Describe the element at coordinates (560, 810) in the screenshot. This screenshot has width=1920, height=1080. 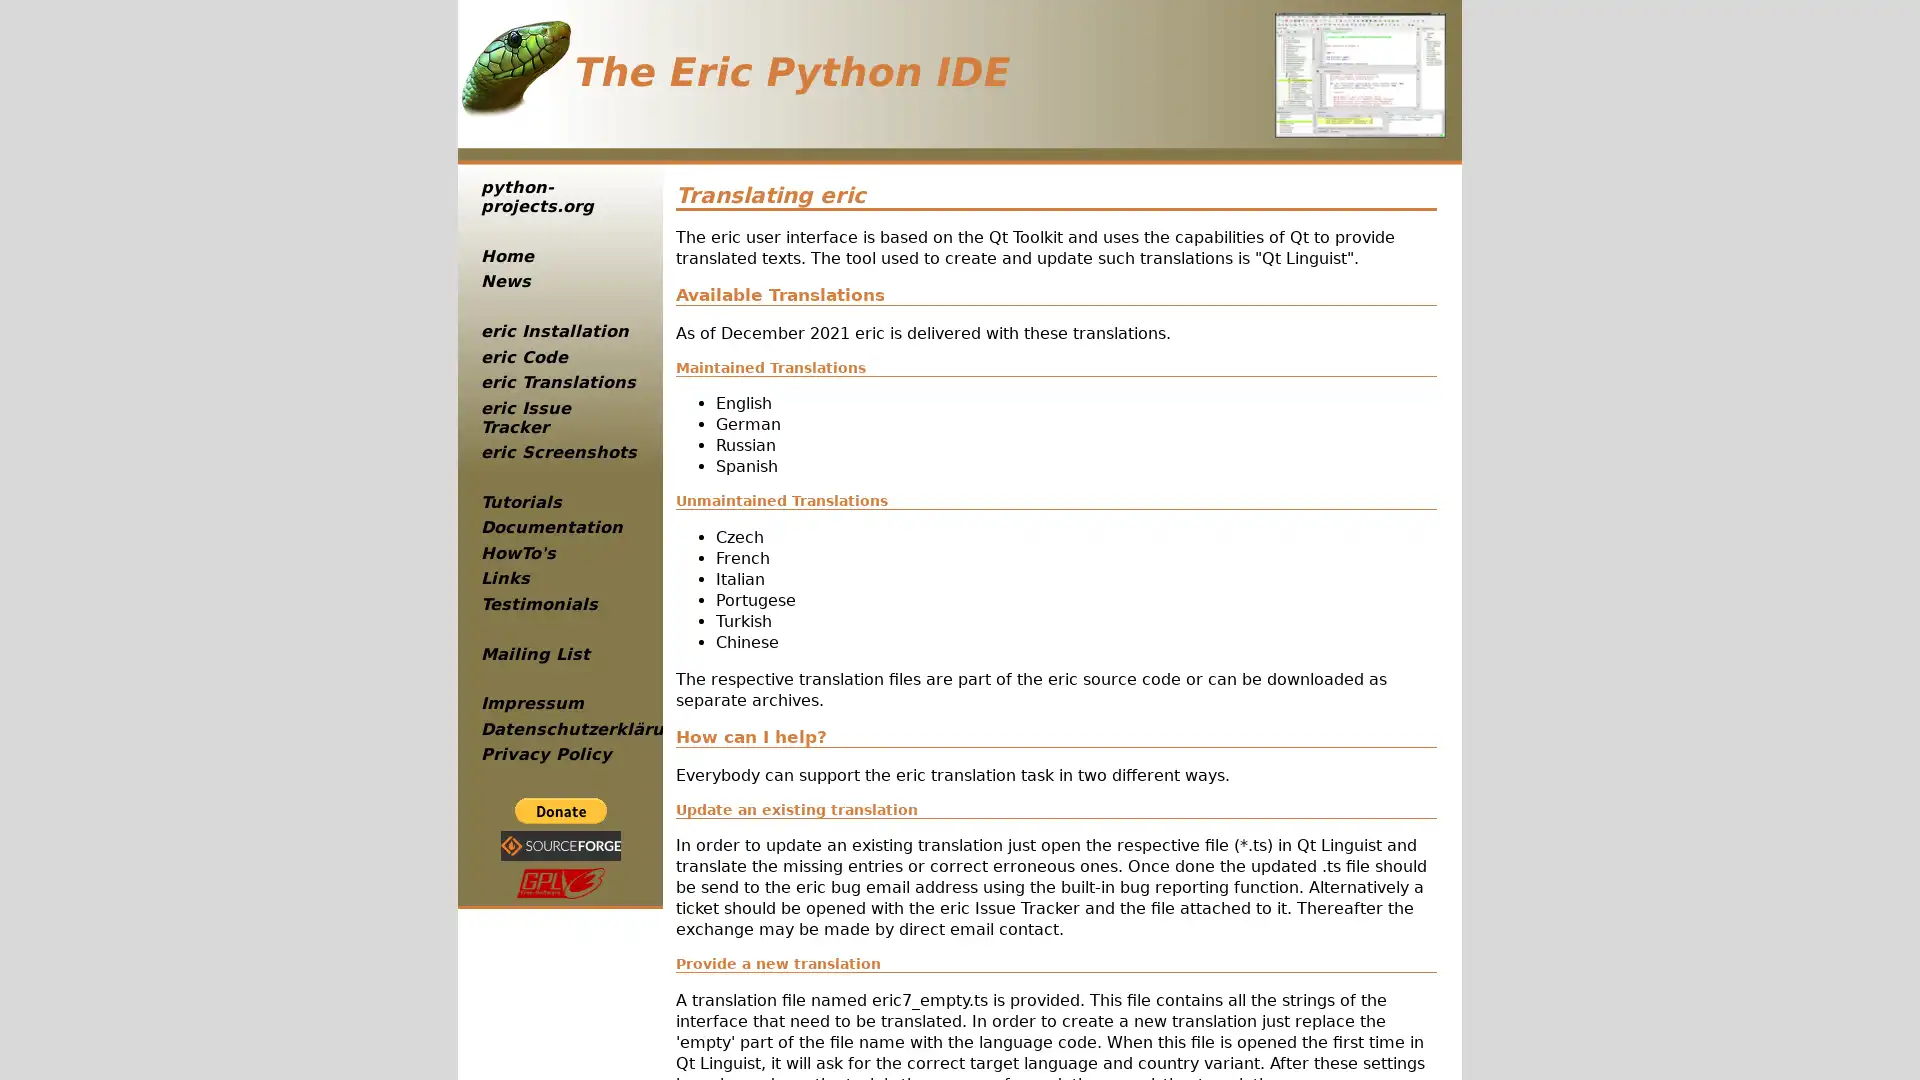
I see `PayPal - The safer, easier way to pay online!` at that location.